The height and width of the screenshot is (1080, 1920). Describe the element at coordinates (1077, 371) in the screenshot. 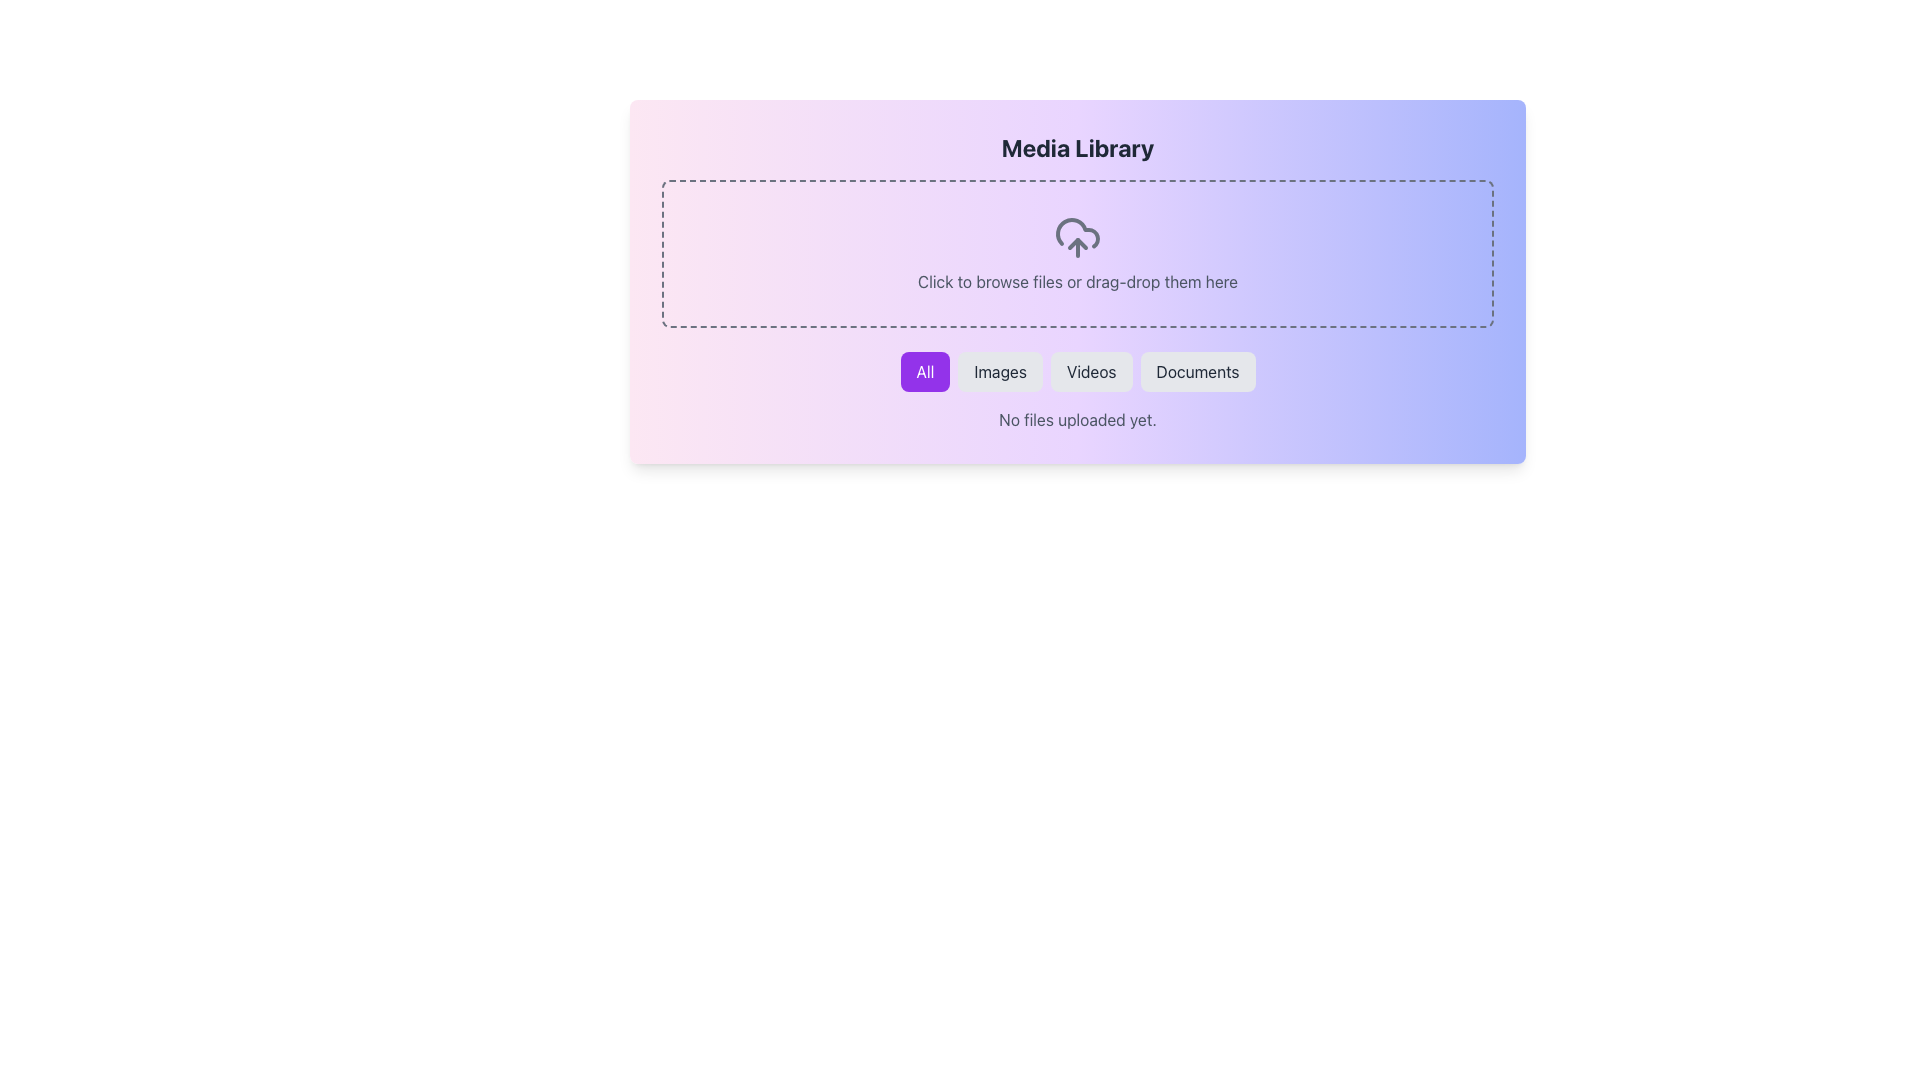

I see `the 'Videos' button on the Navigation bar` at that location.